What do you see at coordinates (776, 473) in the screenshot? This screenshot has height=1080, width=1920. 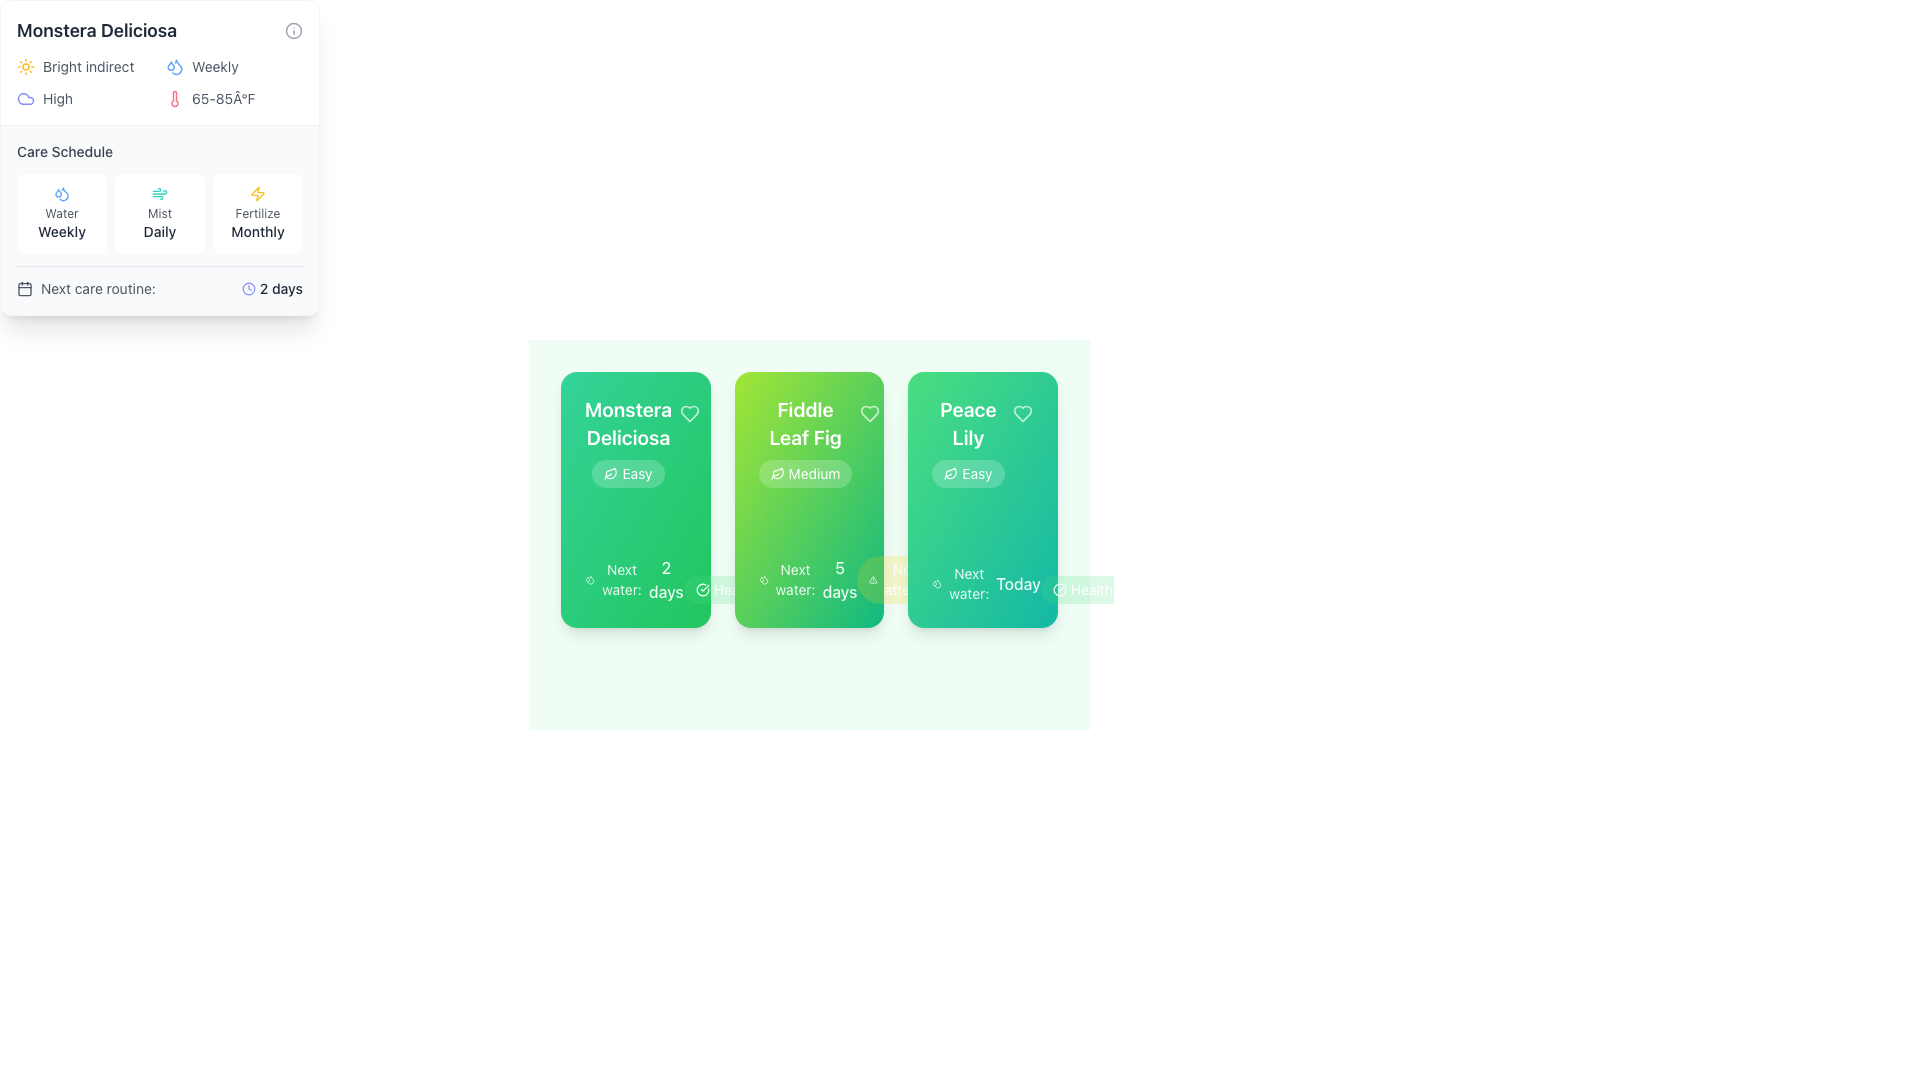 I see `the leaf-shaped icon SVG graphic located at the top of the green card within a set of three horizontally aligned cards` at bounding box center [776, 473].